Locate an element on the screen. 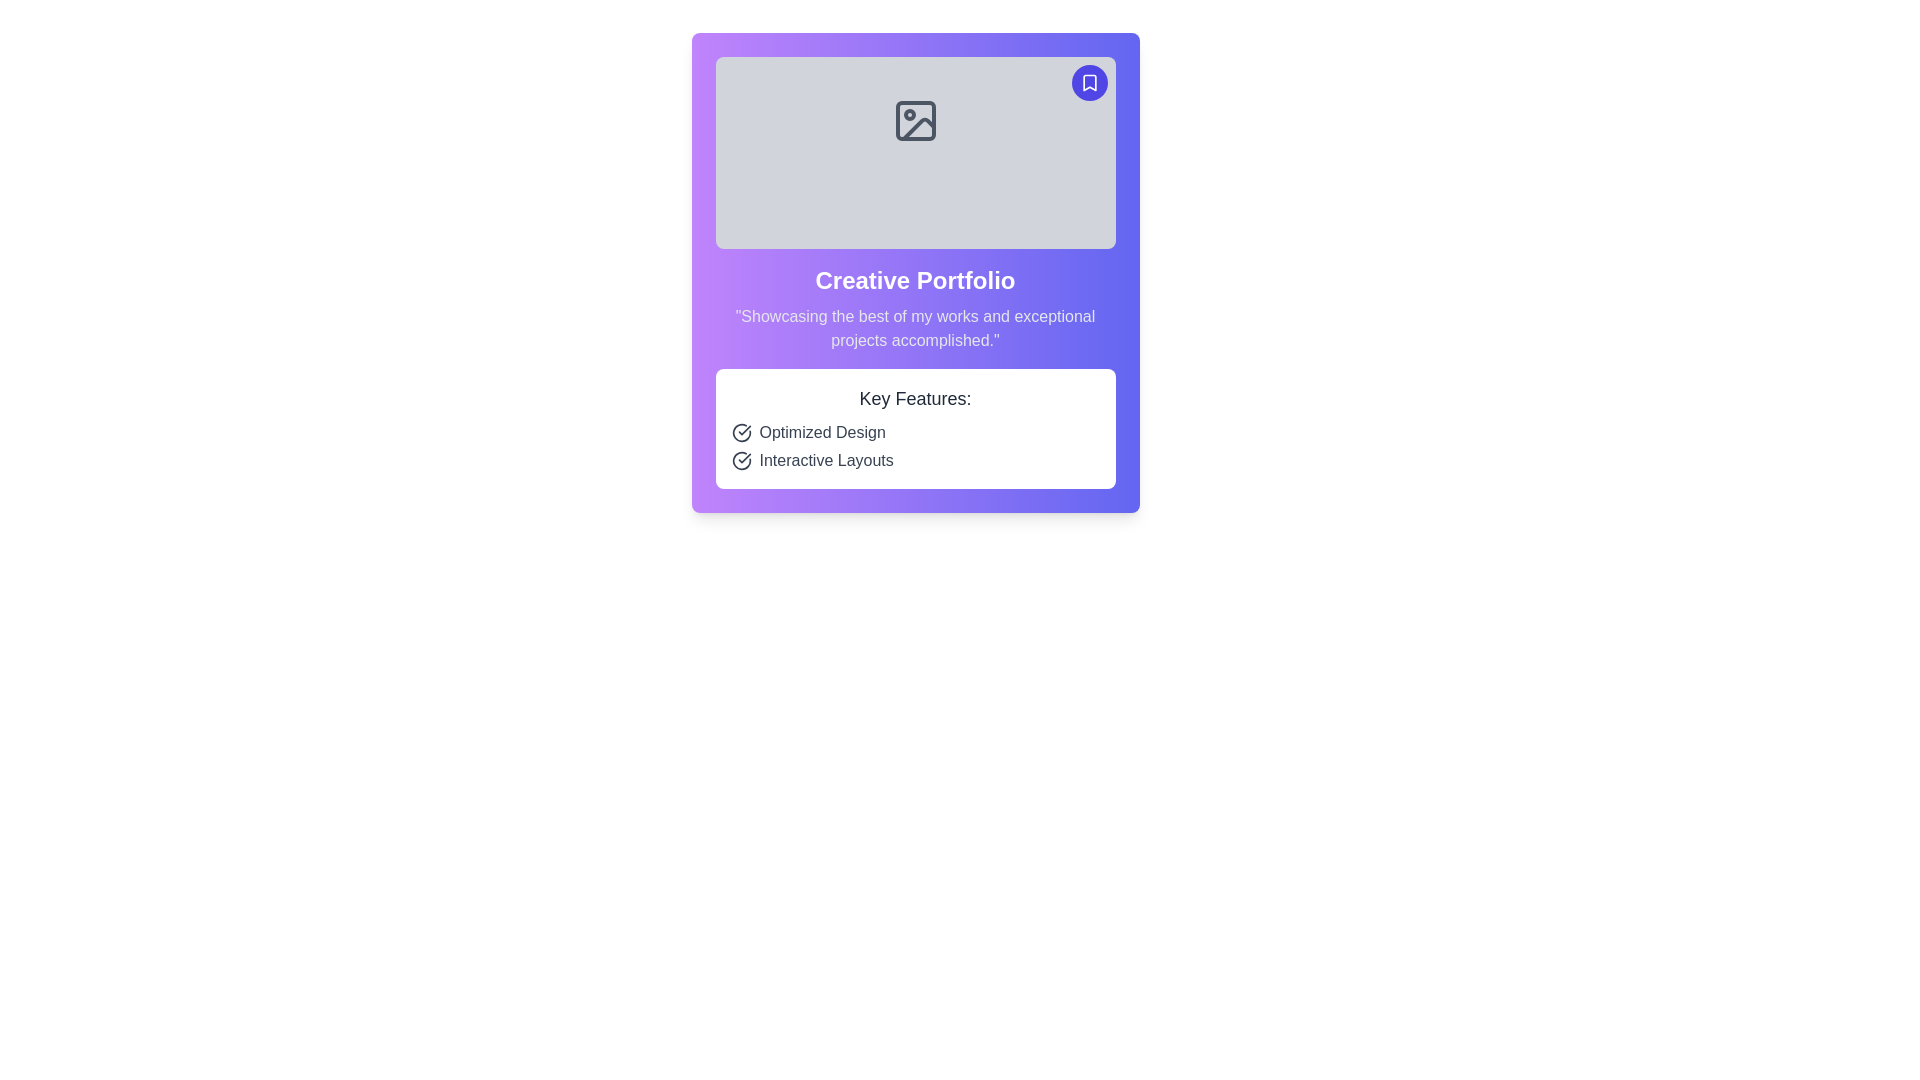  the placeholder icon for an image within the card layout, which is centered inside the rectangular gray area at the top of the purple card is located at coordinates (914, 120).